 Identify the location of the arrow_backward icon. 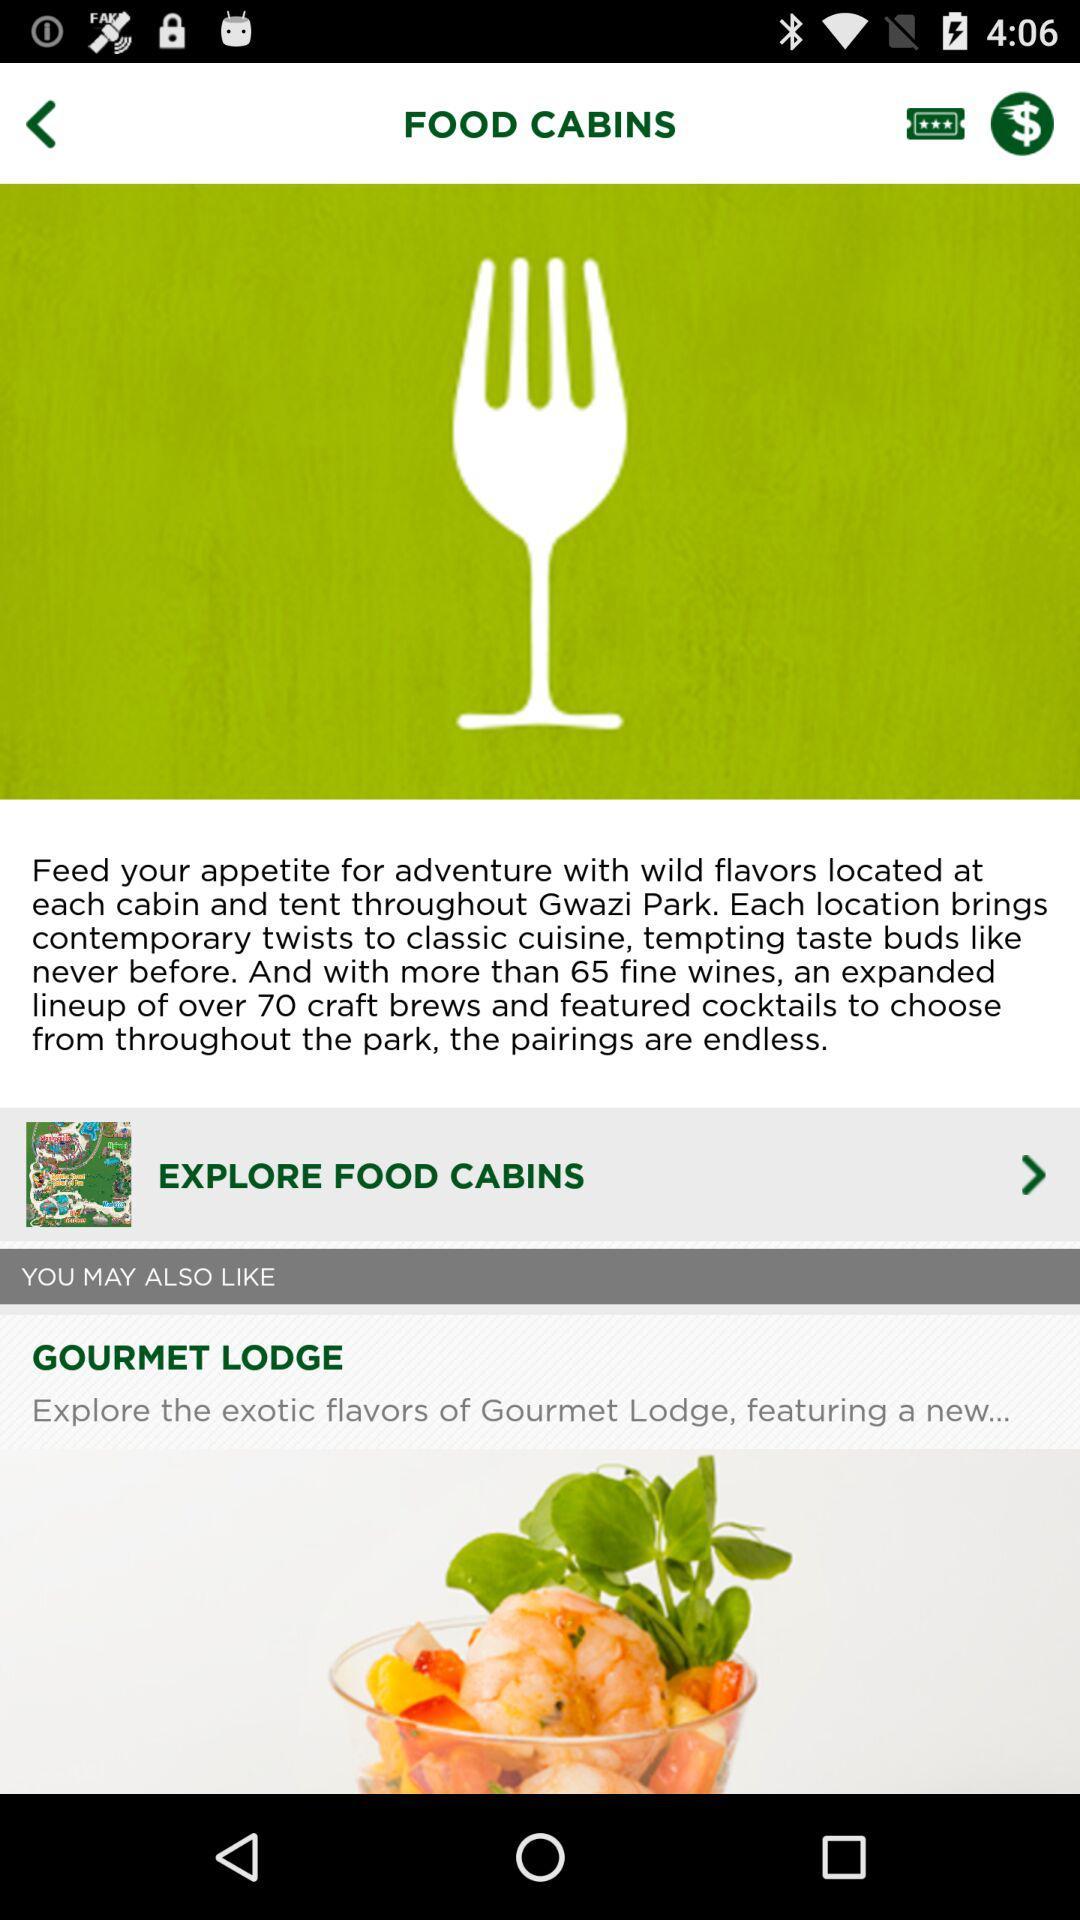
(54, 131).